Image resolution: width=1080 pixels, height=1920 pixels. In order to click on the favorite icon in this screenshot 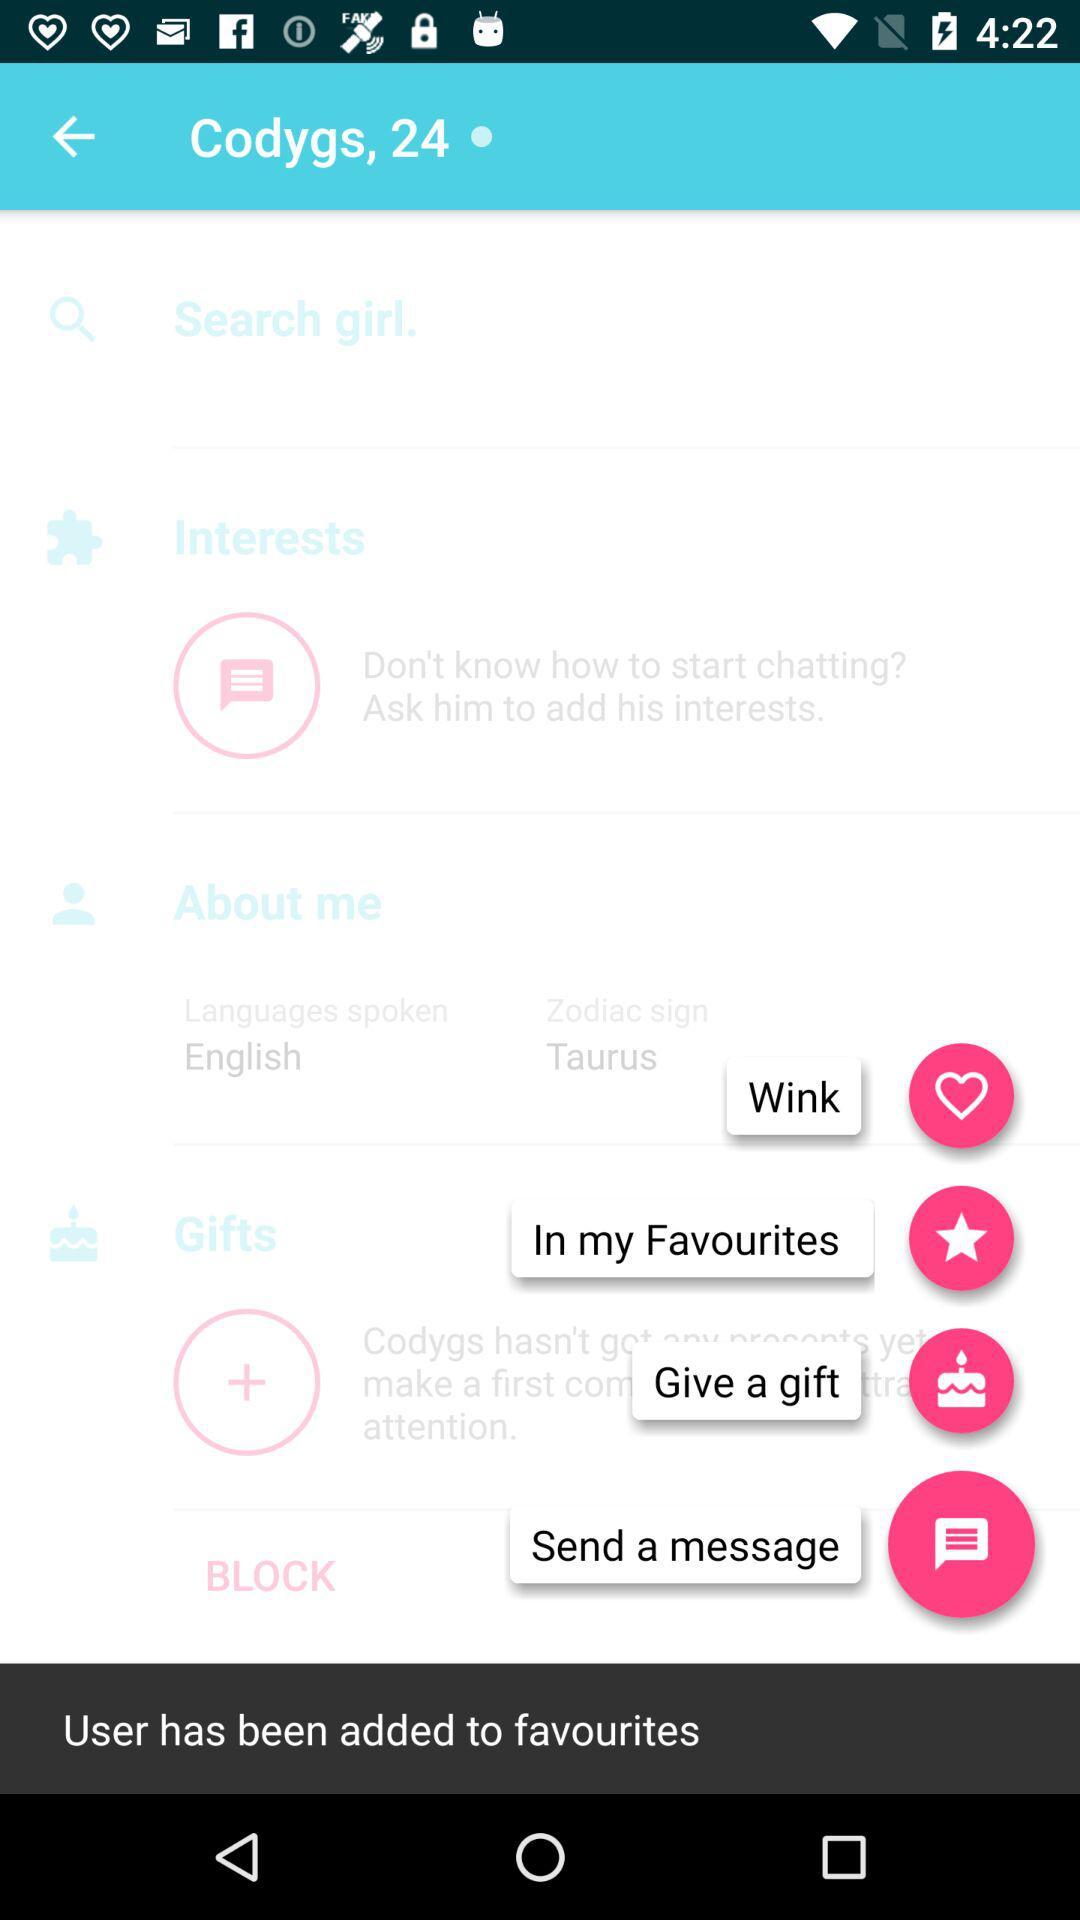, I will do `click(960, 1094)`.